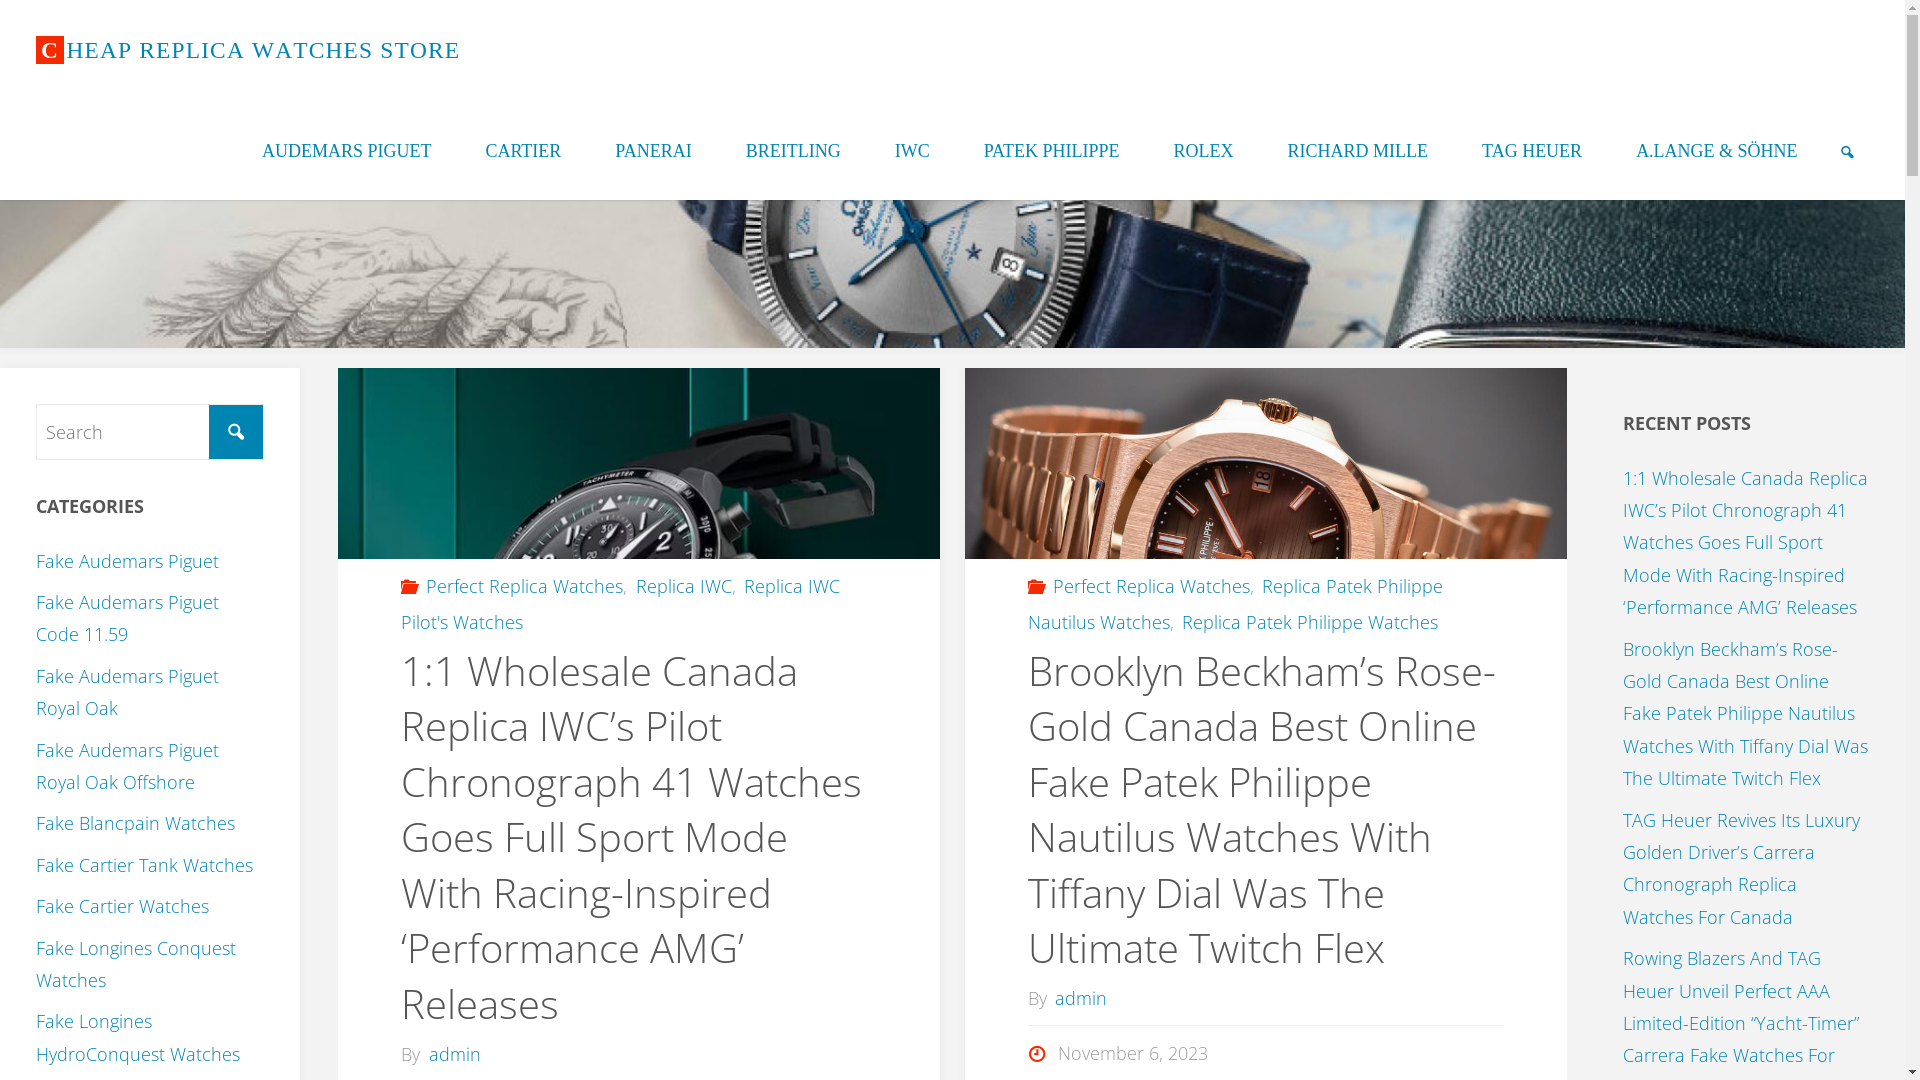  Describe the element at coordinates (1038, 1052) in the screenshot. I see `'Date'` at that location.